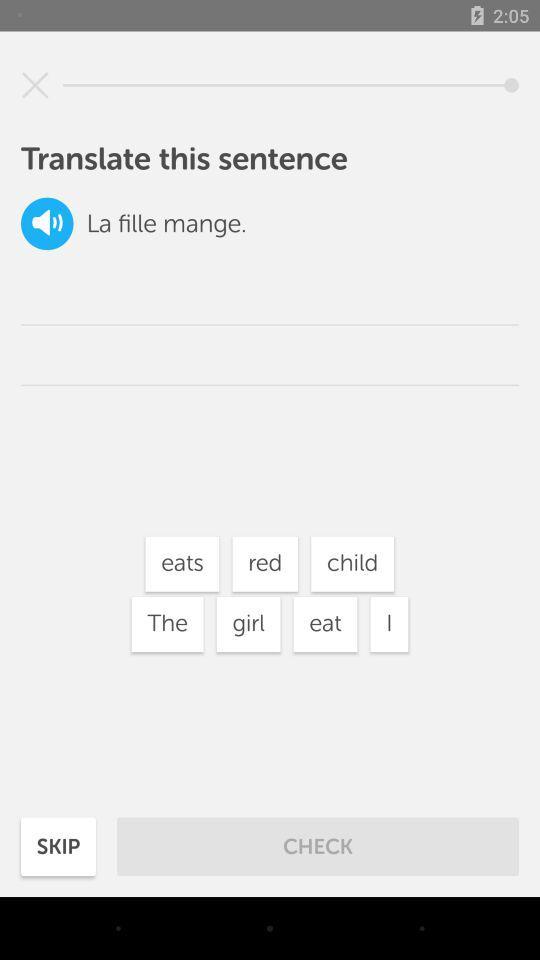  What do you see at coordinates (182, 564) in the screenshot?
I see `icon above the the item` at bounding box center [182, 564].